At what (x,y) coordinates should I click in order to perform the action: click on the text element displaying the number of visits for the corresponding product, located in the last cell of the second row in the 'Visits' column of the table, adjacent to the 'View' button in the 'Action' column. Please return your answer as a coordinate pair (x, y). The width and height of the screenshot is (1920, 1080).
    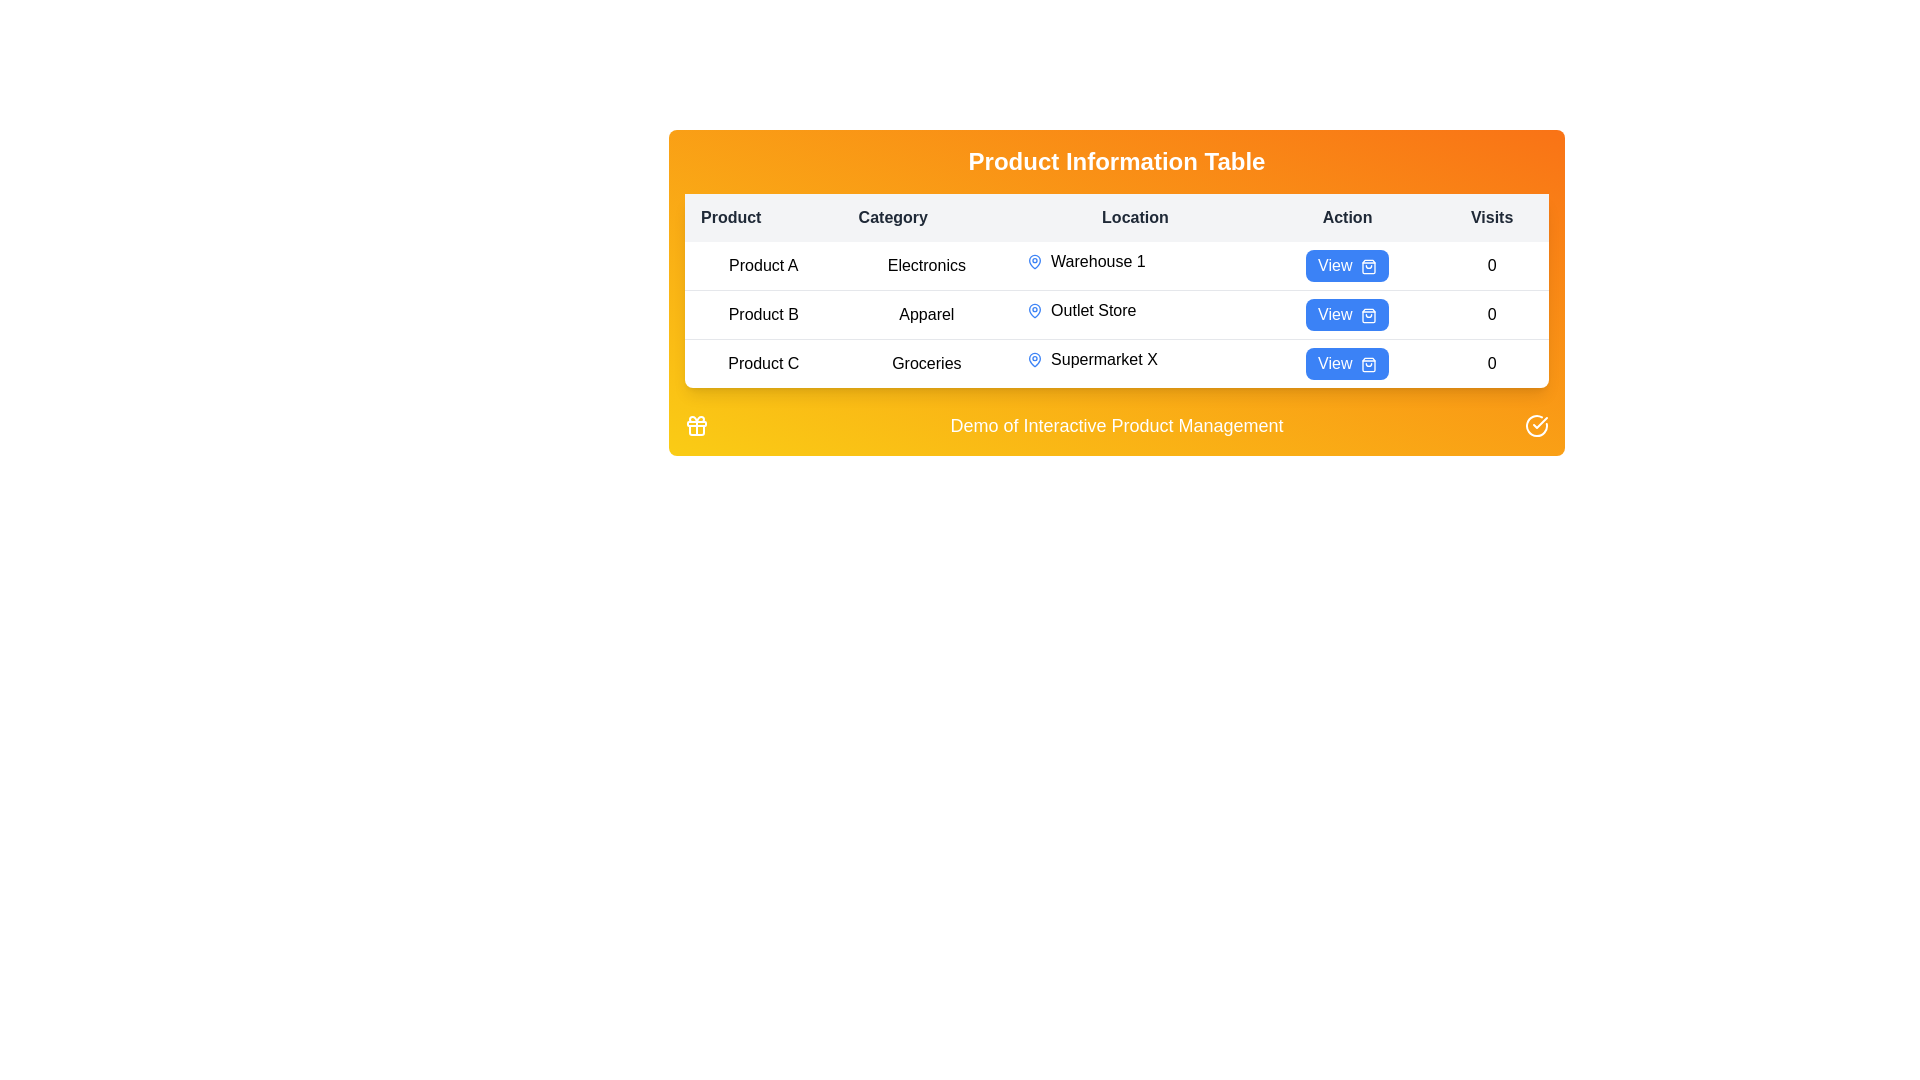
    Looking at the image, I should click on (1492, 315).